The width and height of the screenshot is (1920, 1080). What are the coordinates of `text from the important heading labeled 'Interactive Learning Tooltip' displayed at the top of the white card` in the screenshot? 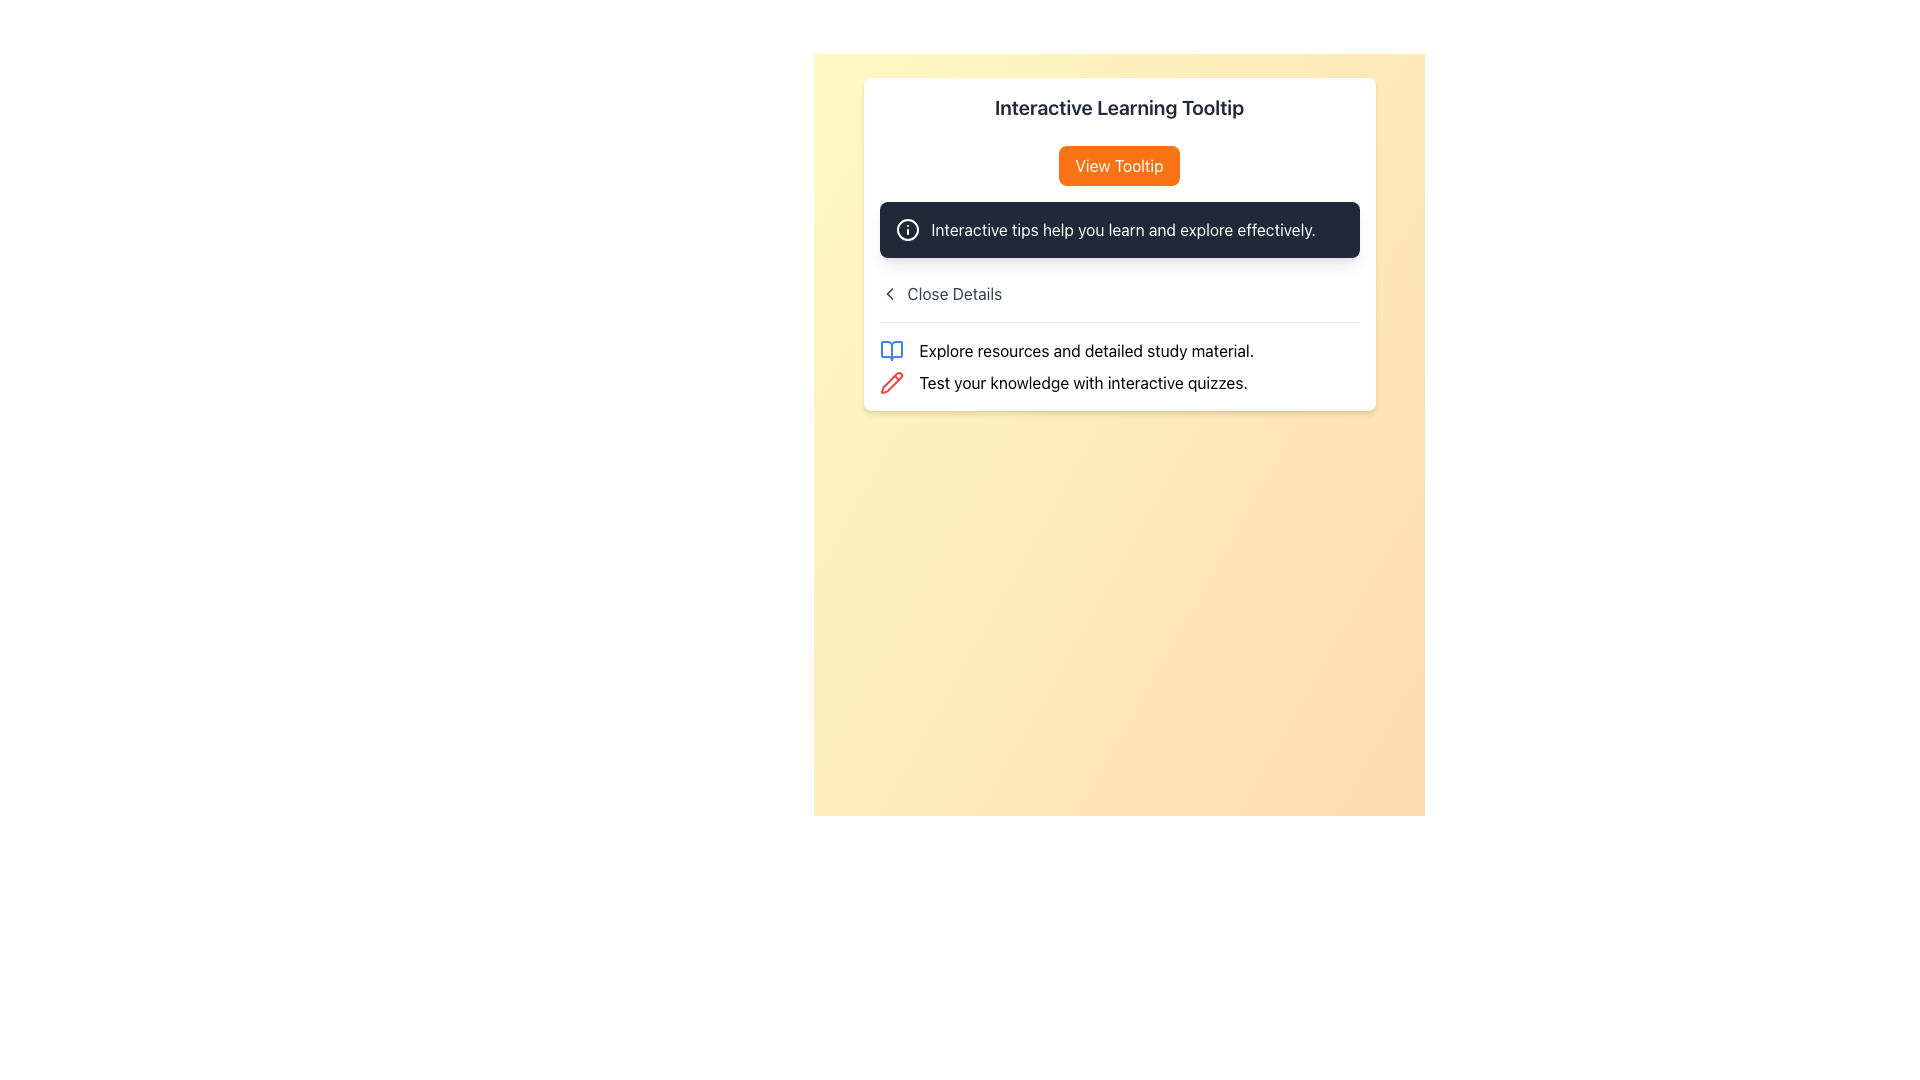 It's located at (1118, 108).